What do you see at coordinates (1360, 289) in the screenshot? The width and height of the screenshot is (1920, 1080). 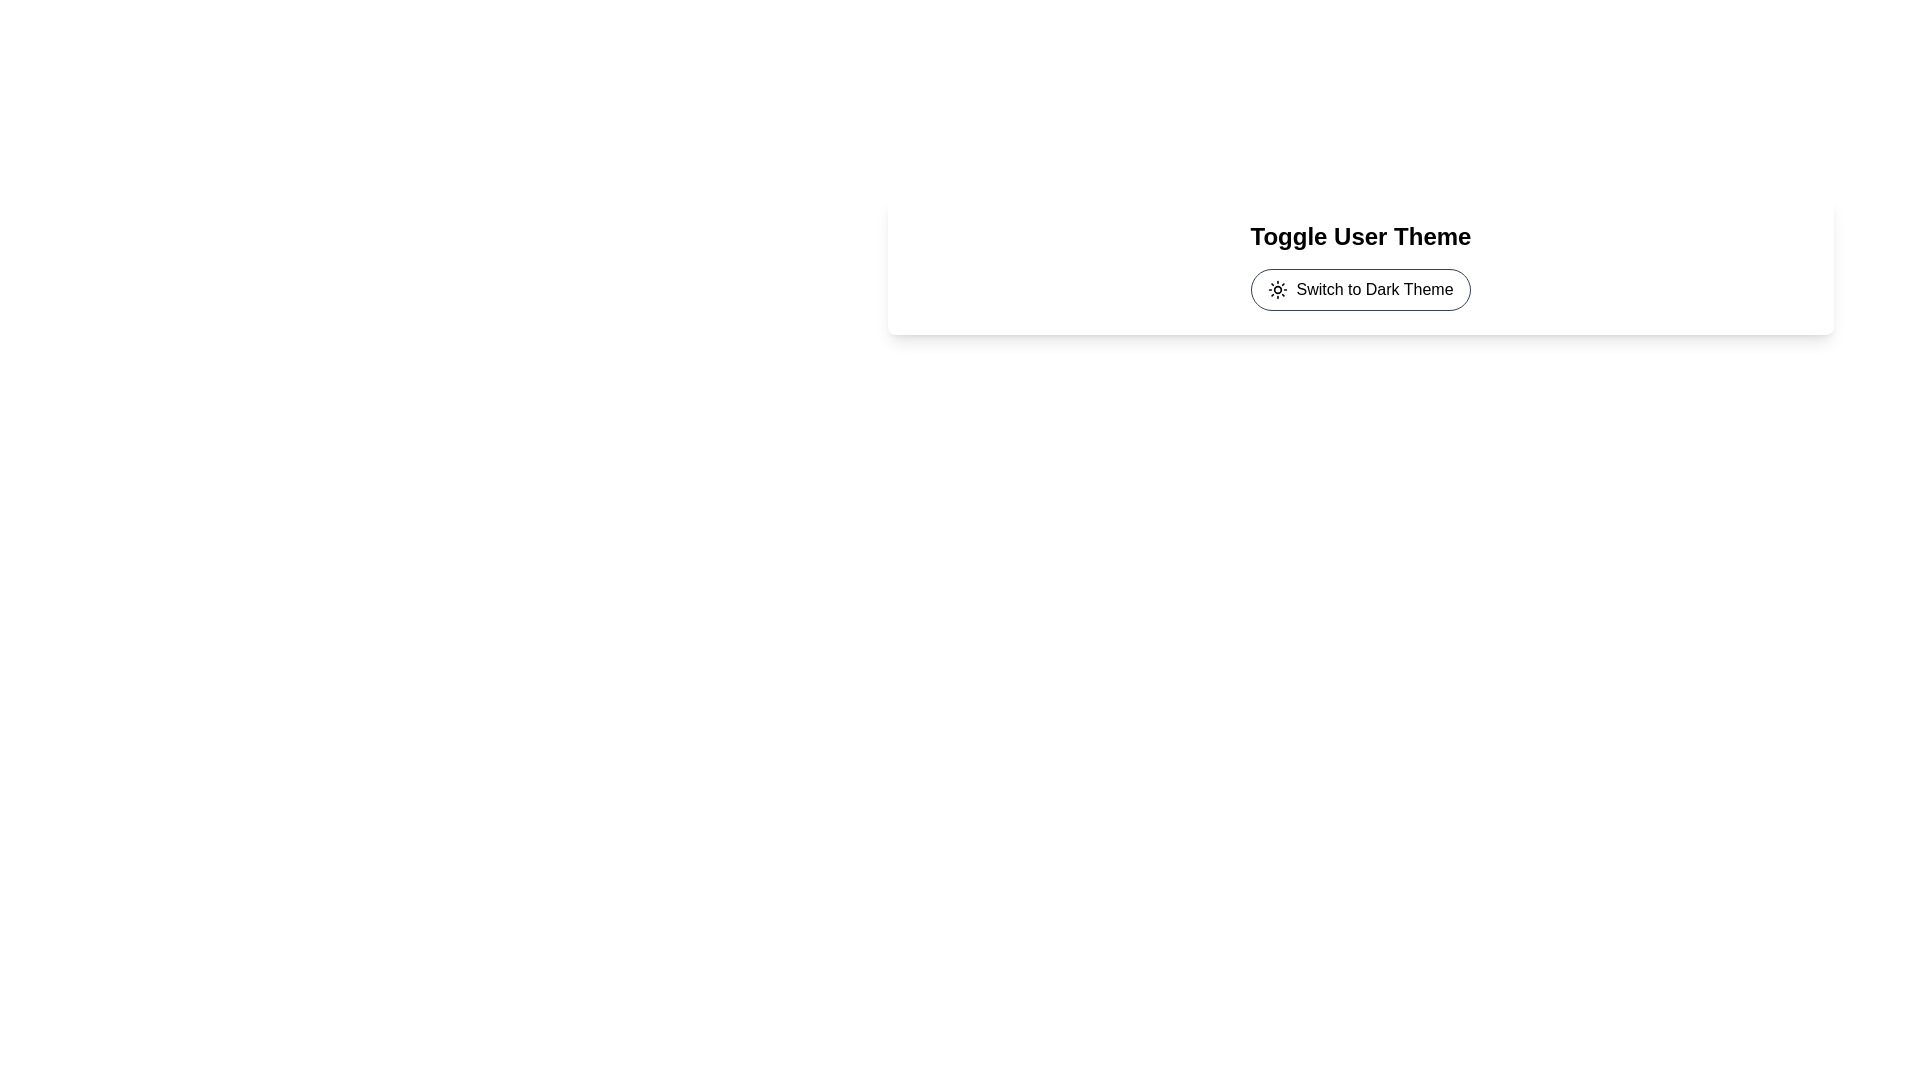 I see `the button labeled 'Switch to Dark Theme' to toggle the theme` at bounding box center [1360, 289].